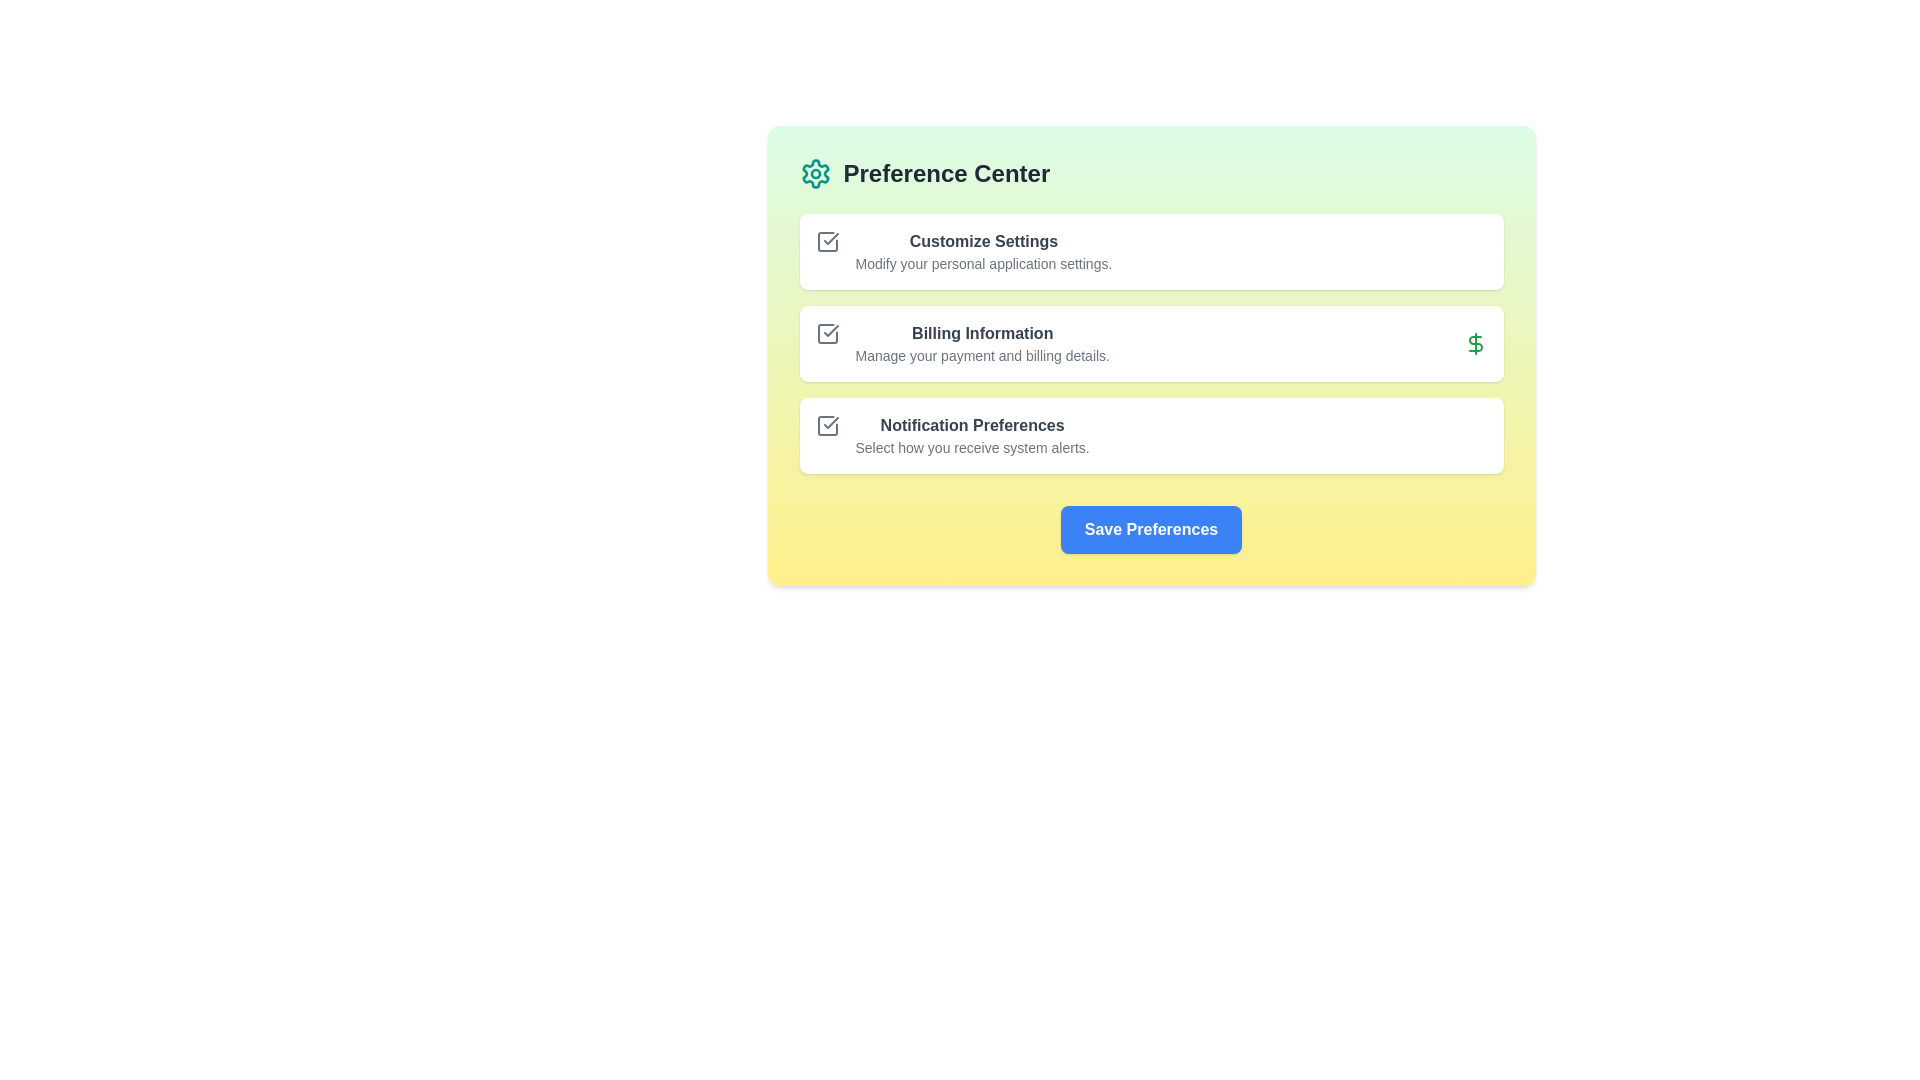 The height and width of the screenshot is (1080, 1920). Describe the element at coordinates (982, 333) in the screenshot. I see `the text label displaying 'Billing Information', which is styled with a bold font and has a dark-gray color on a light background` at that location.